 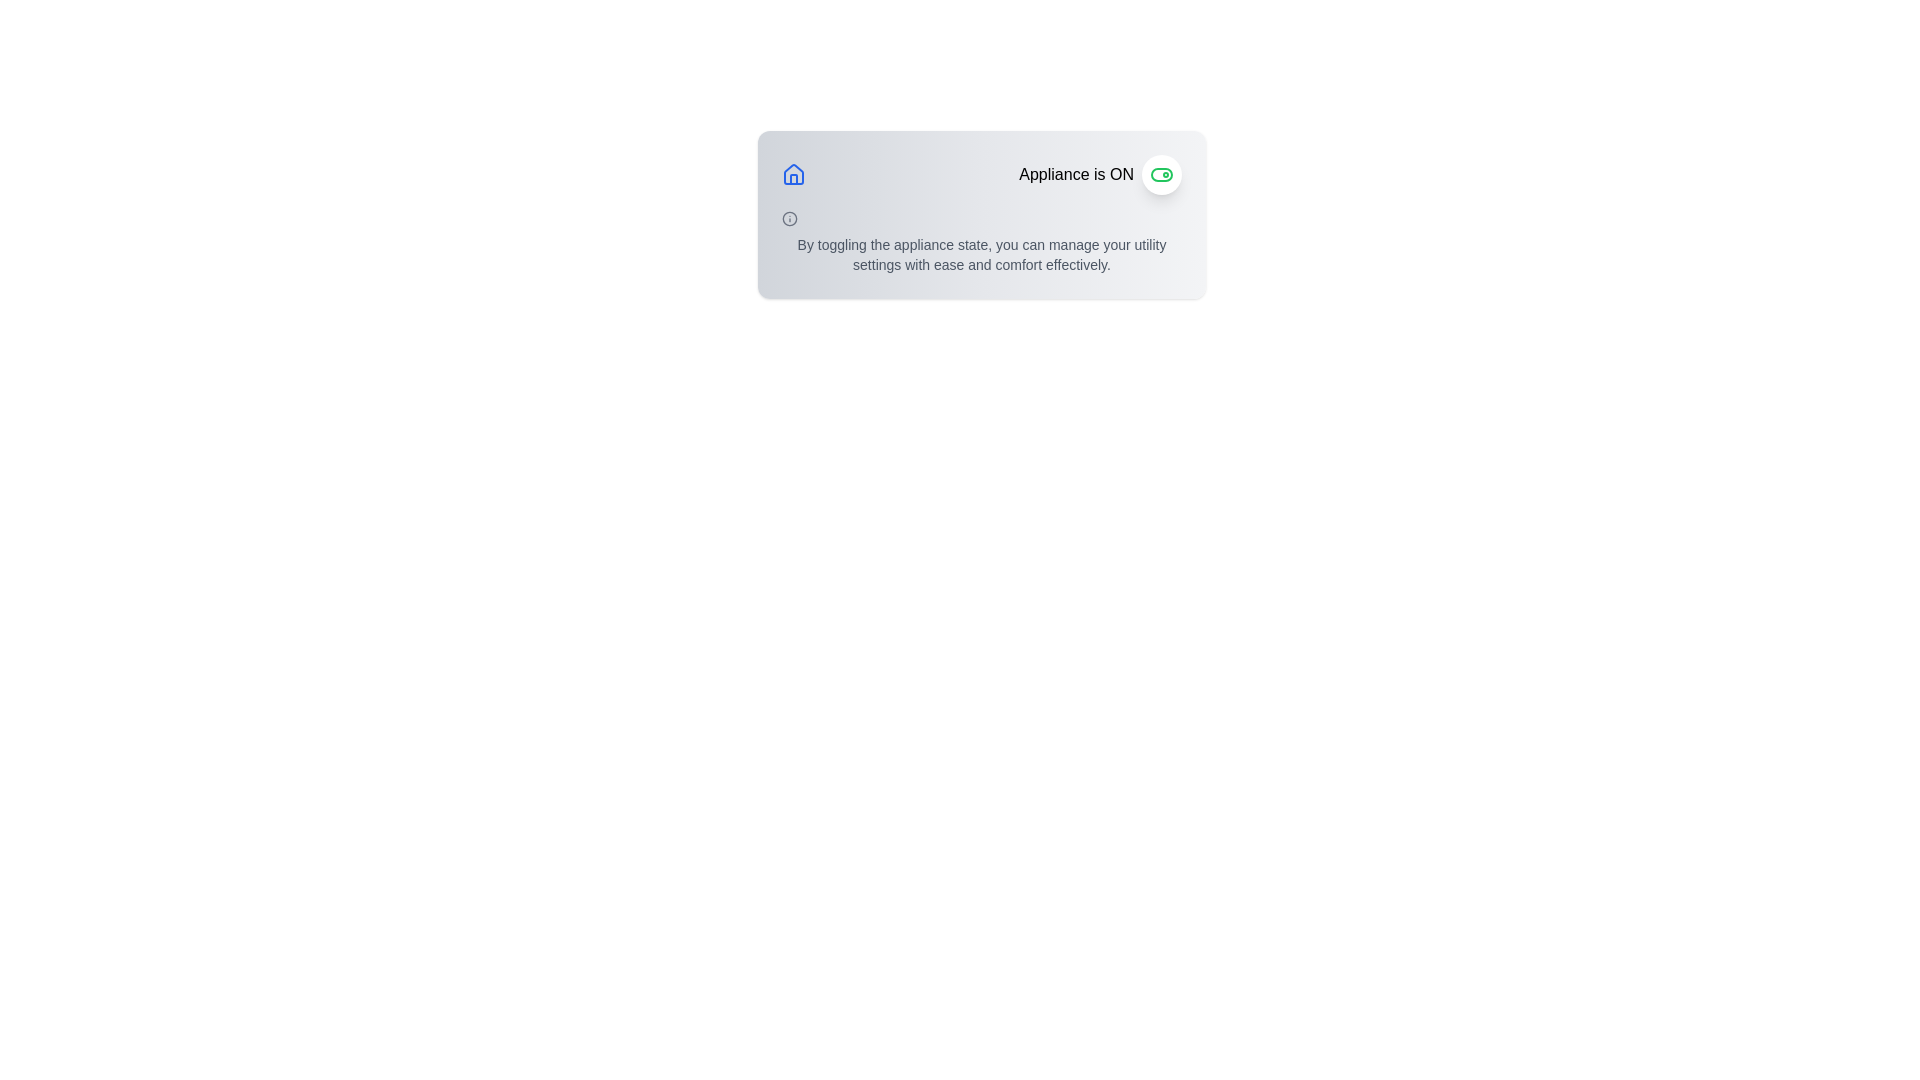 What do you see at coordinates (1161, 173) in the screenshot?
I see `the visual state of the green rectangular decorative background of the toggle switch, which is part of the toggle switch interface` at bounding box center [1161, 173].